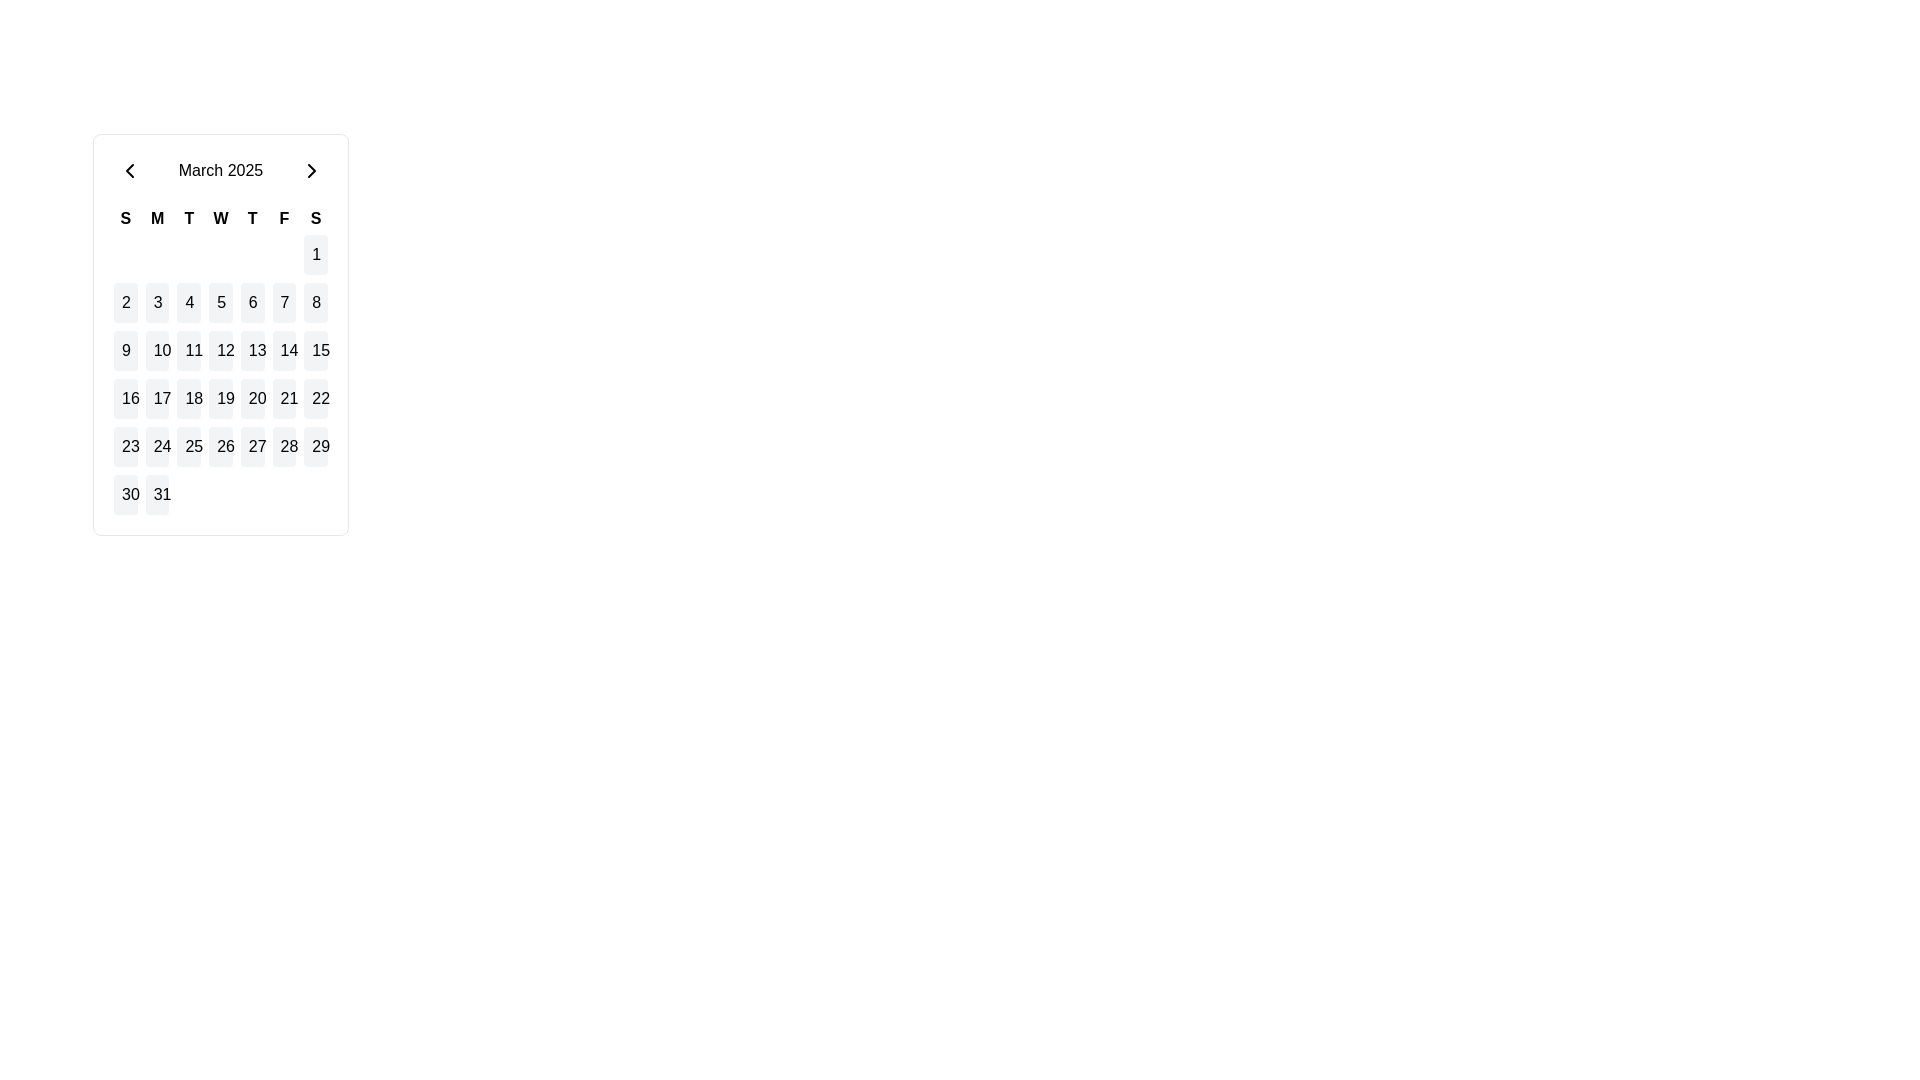  What do you see at coordinates (220, 398) in the screenshot?
I see `the button representing the date '19' in the calendar located in the third row, fifth column` at bounding box center [220, 398].